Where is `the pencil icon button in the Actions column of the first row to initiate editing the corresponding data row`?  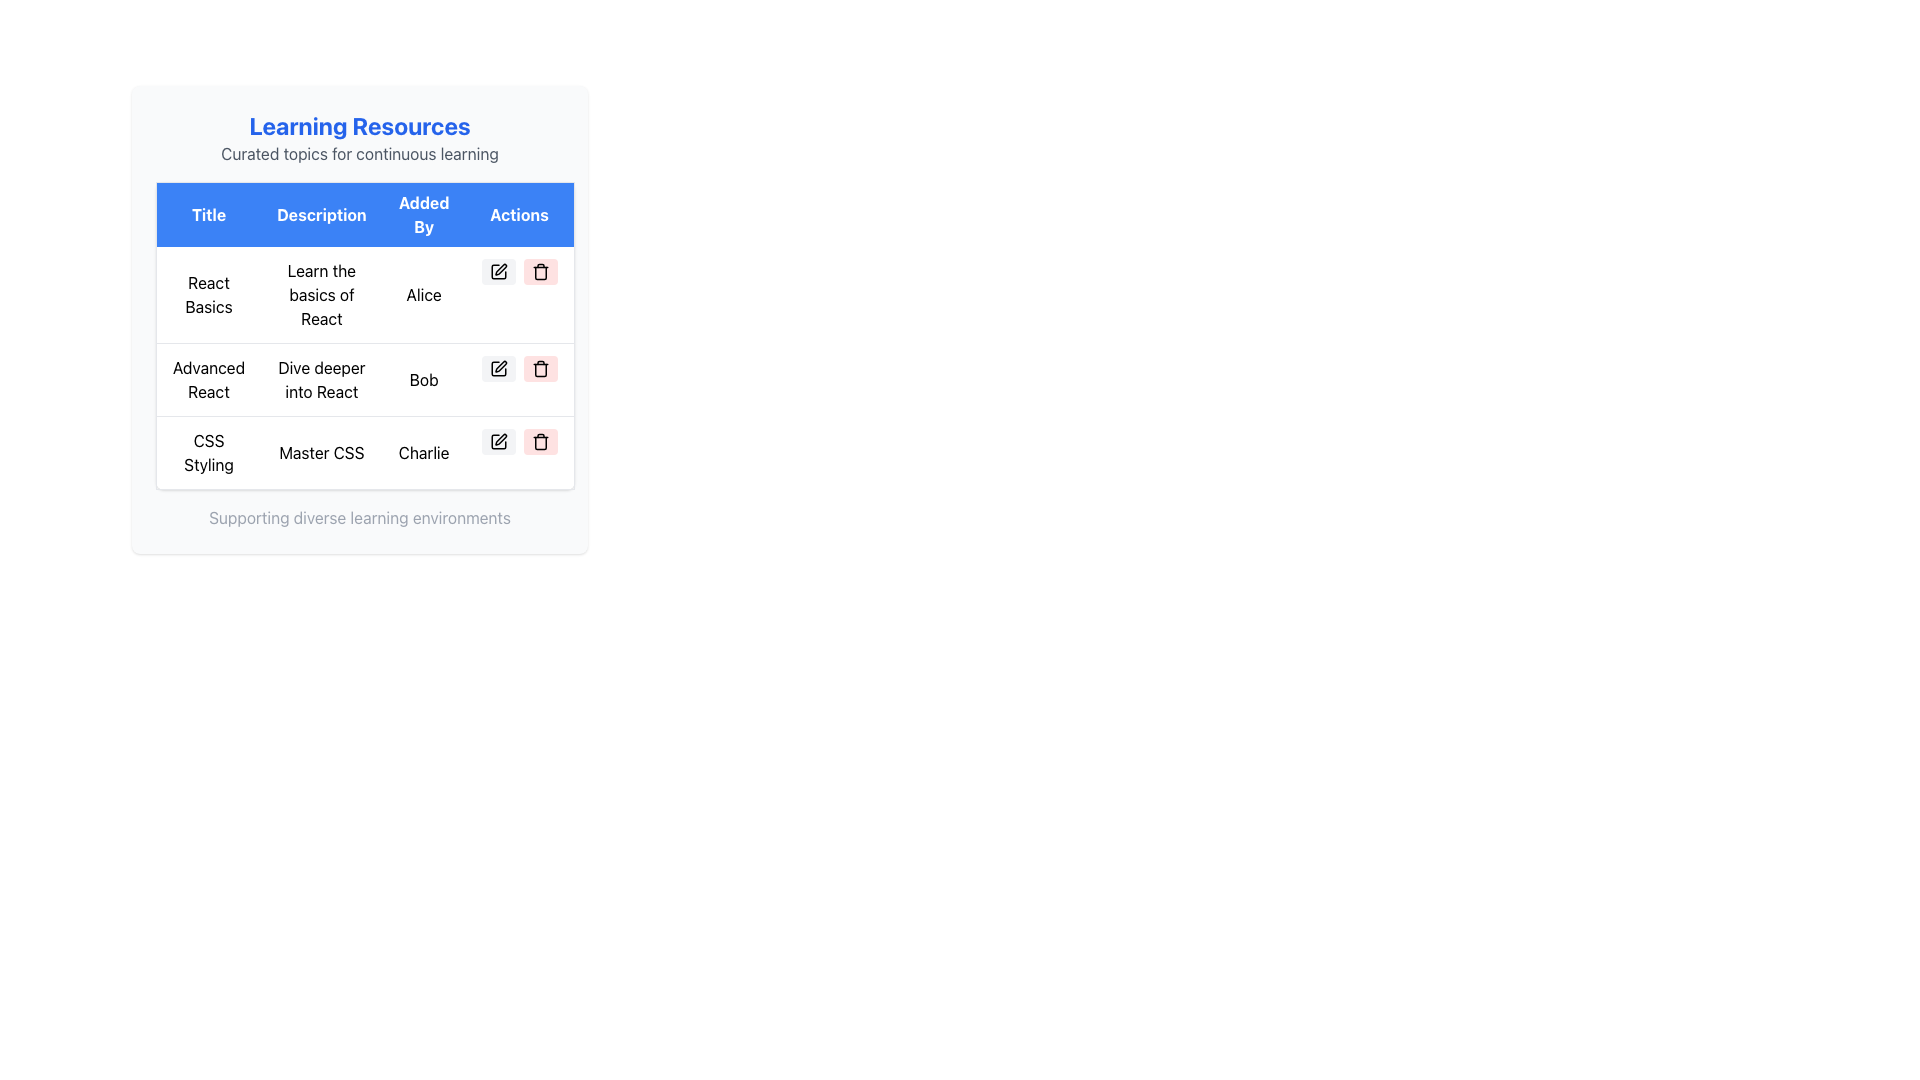 the pencil icon button in the Actions column of the first row to initiate editing the corresponding data row is located at coordinates (498, 272).